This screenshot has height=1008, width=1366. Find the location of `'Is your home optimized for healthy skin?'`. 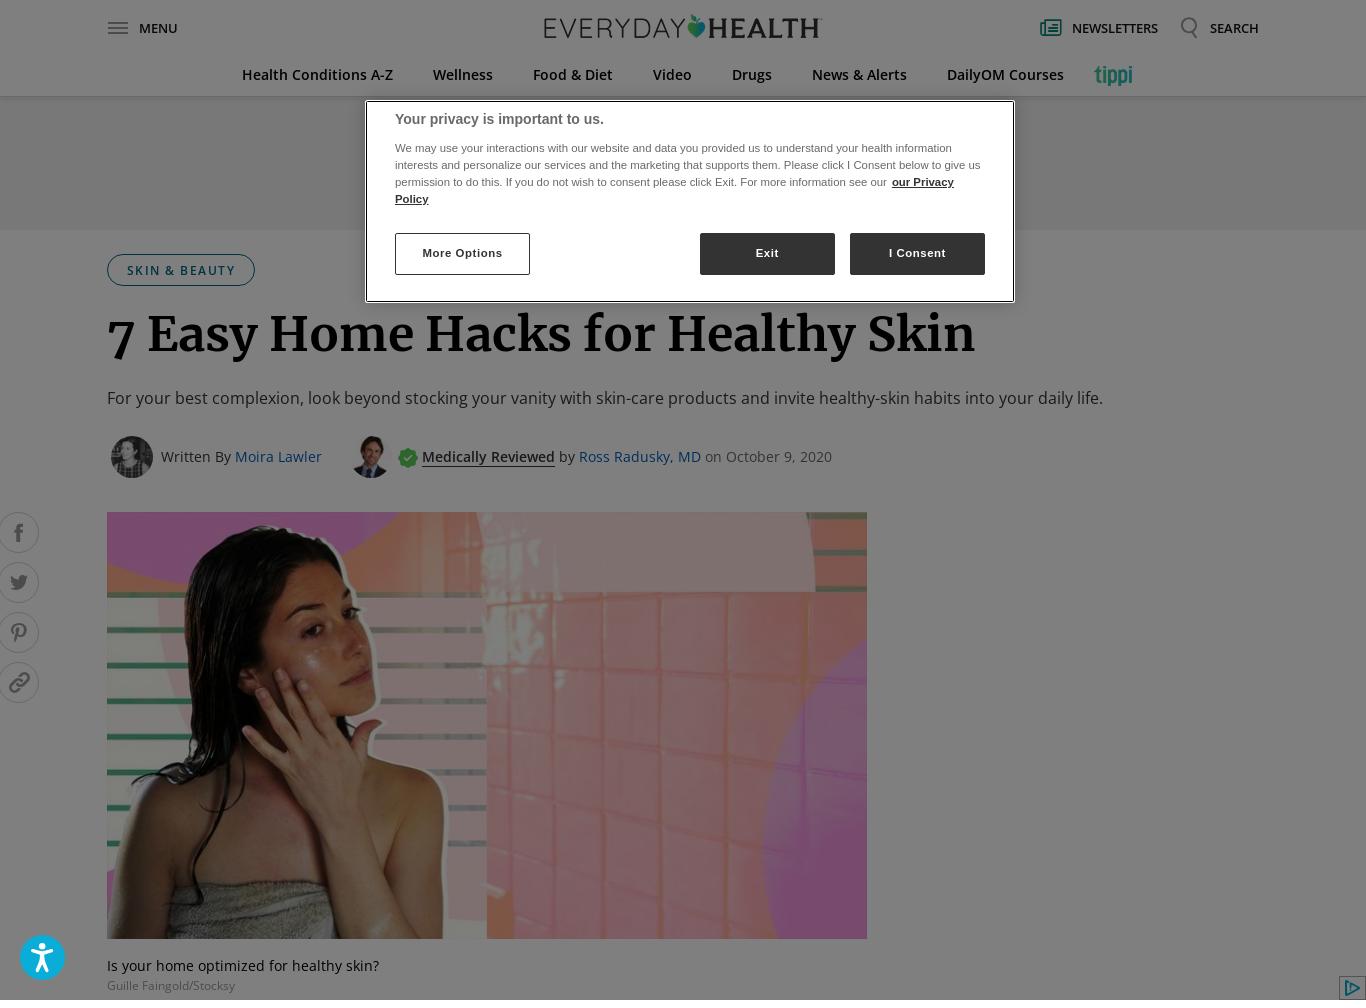

'Is your home optimized for healthy skin?' is located at coordinates (243, 965).